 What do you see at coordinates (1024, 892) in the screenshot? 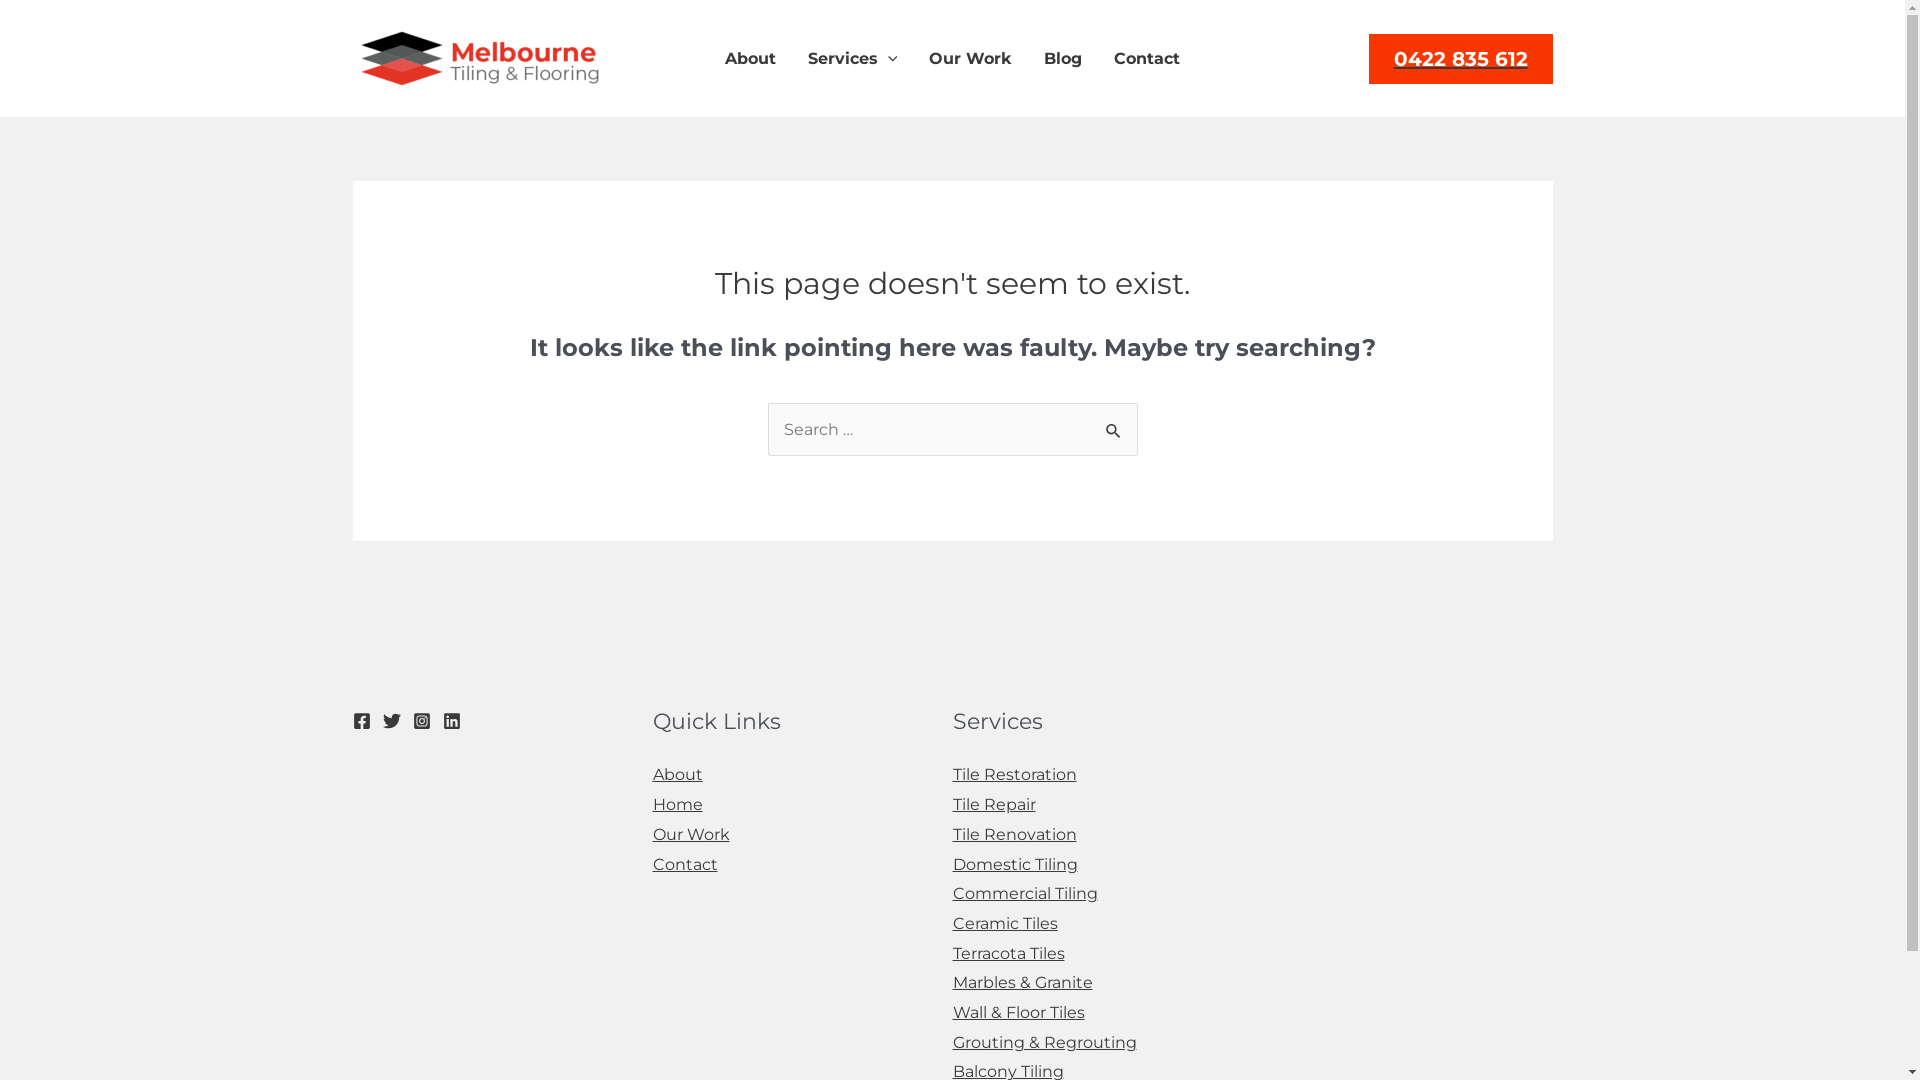
I see `'Commercial Tiling'` at bounding box center [1024, 892].